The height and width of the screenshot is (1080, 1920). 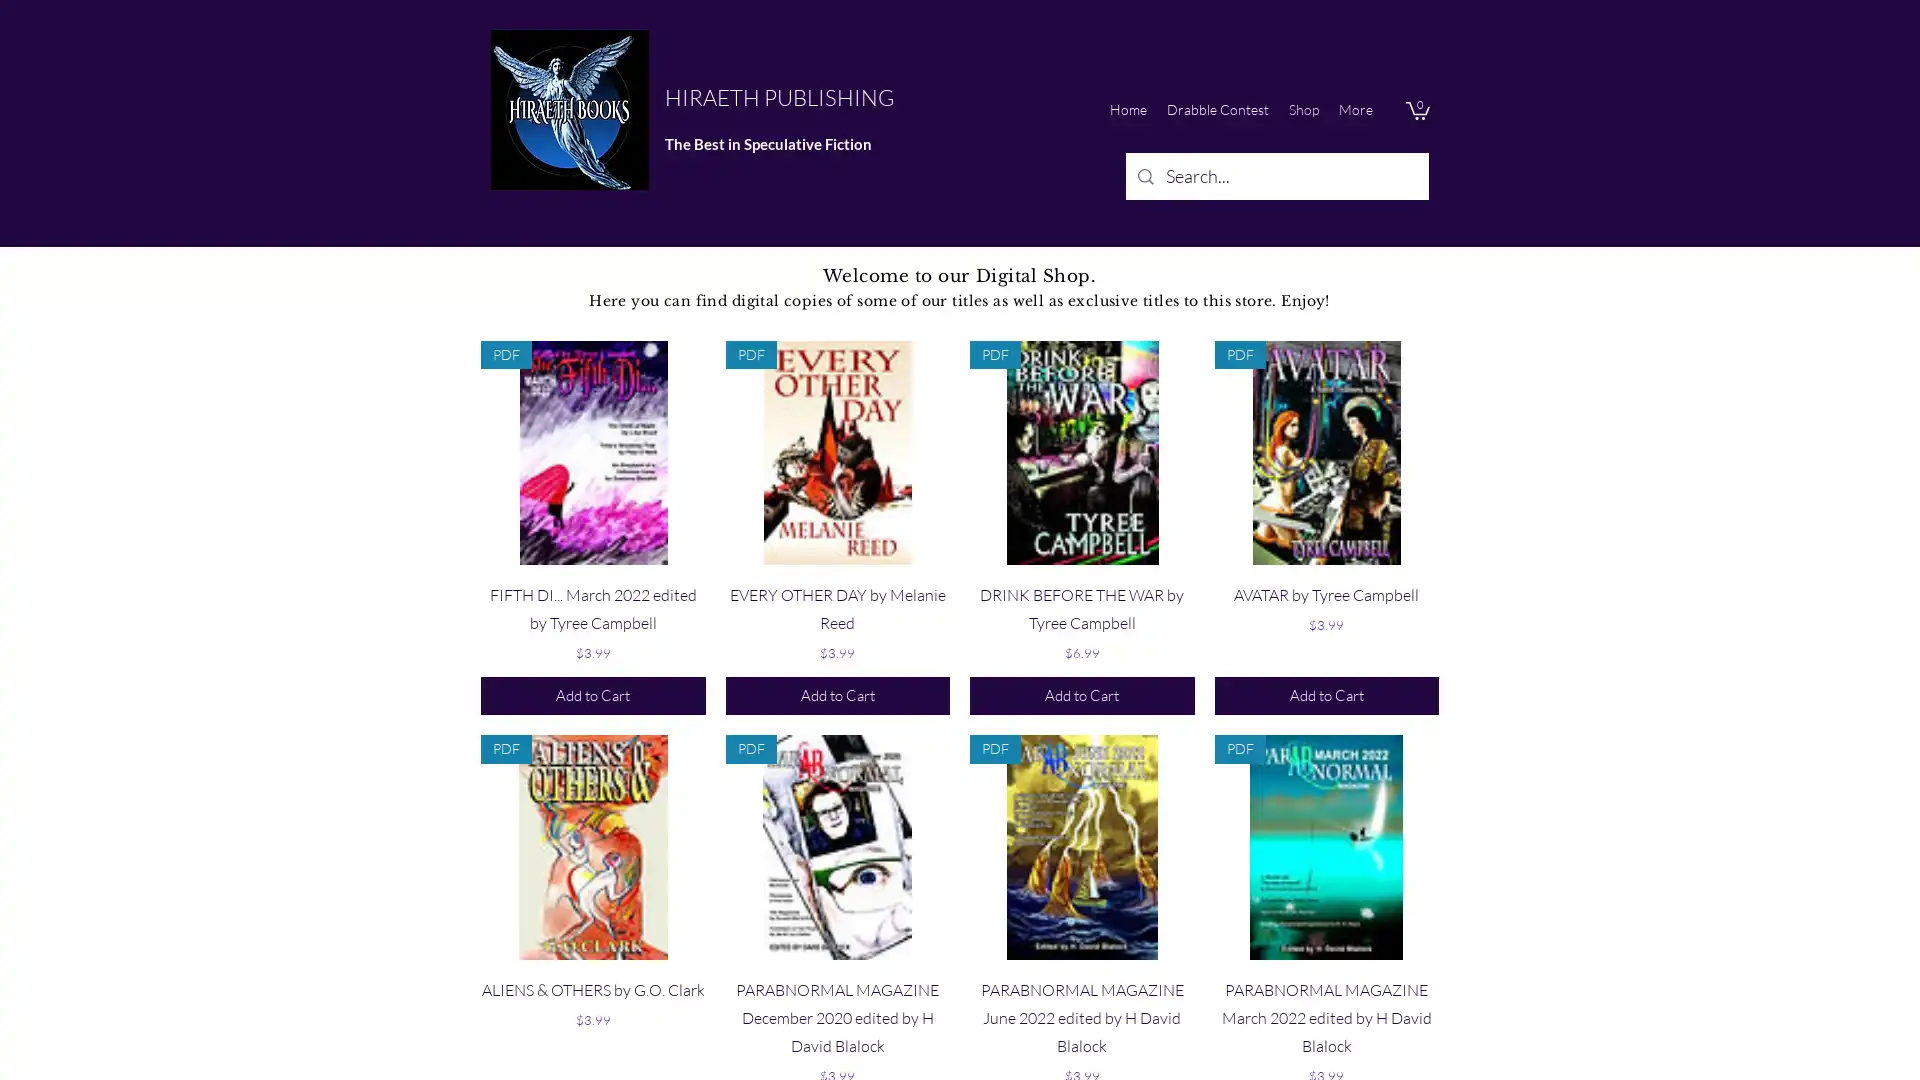 What do you see at coordinates (592, 982) in the screenshot?
I see `Quick View` at bounding box center [592, 982].